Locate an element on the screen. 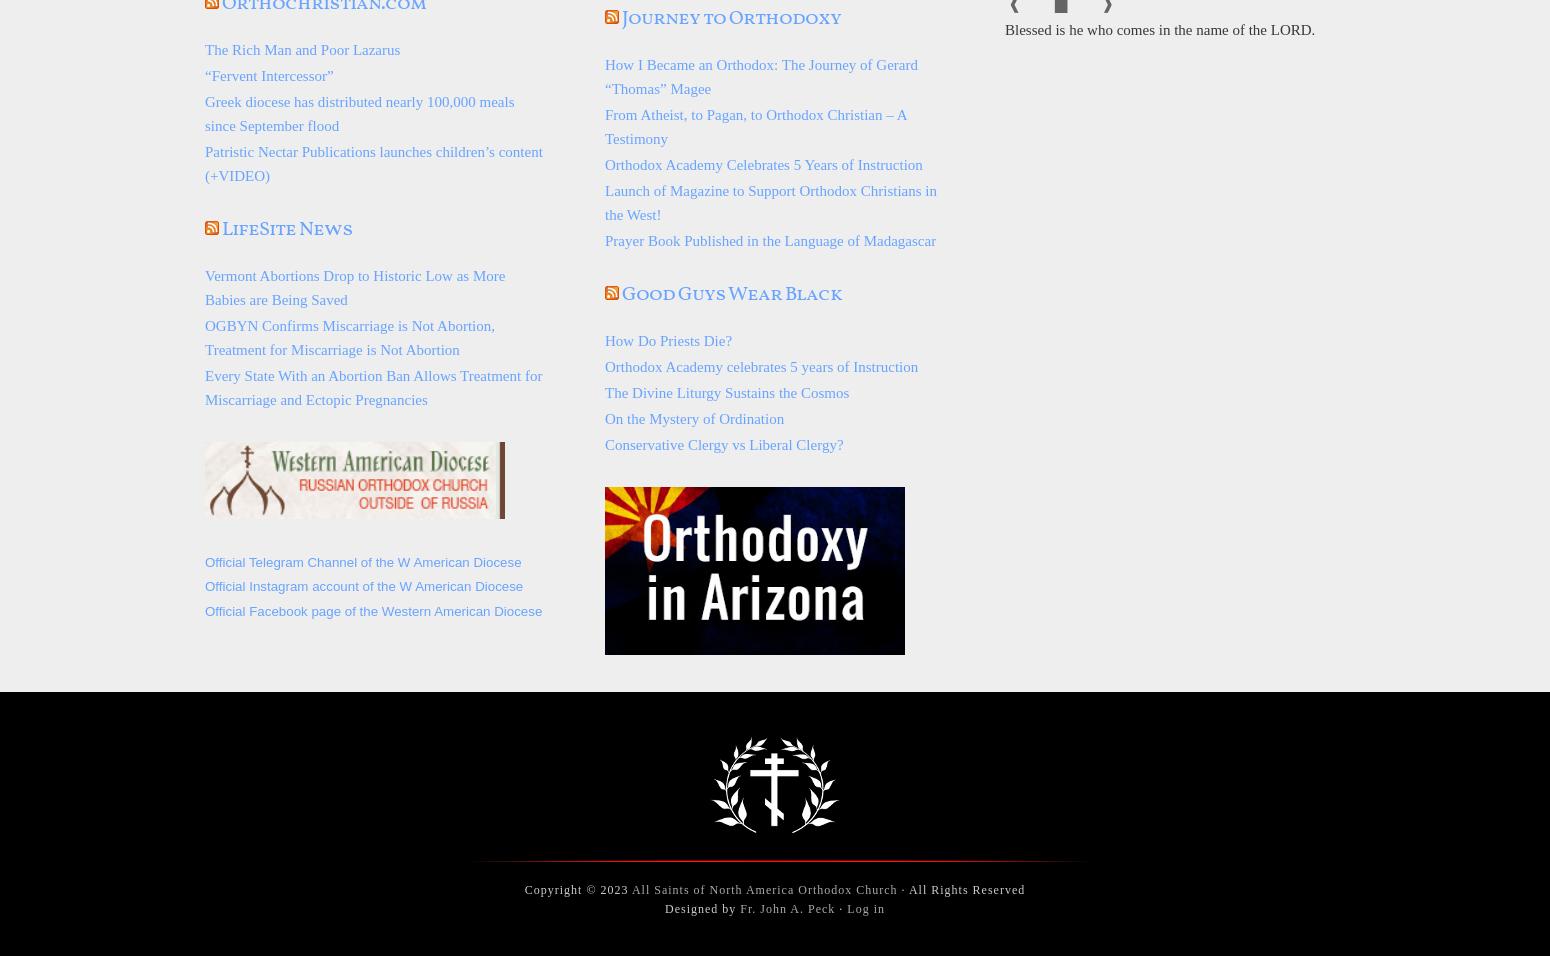  'Log in' is located at coordinates (865, 908).